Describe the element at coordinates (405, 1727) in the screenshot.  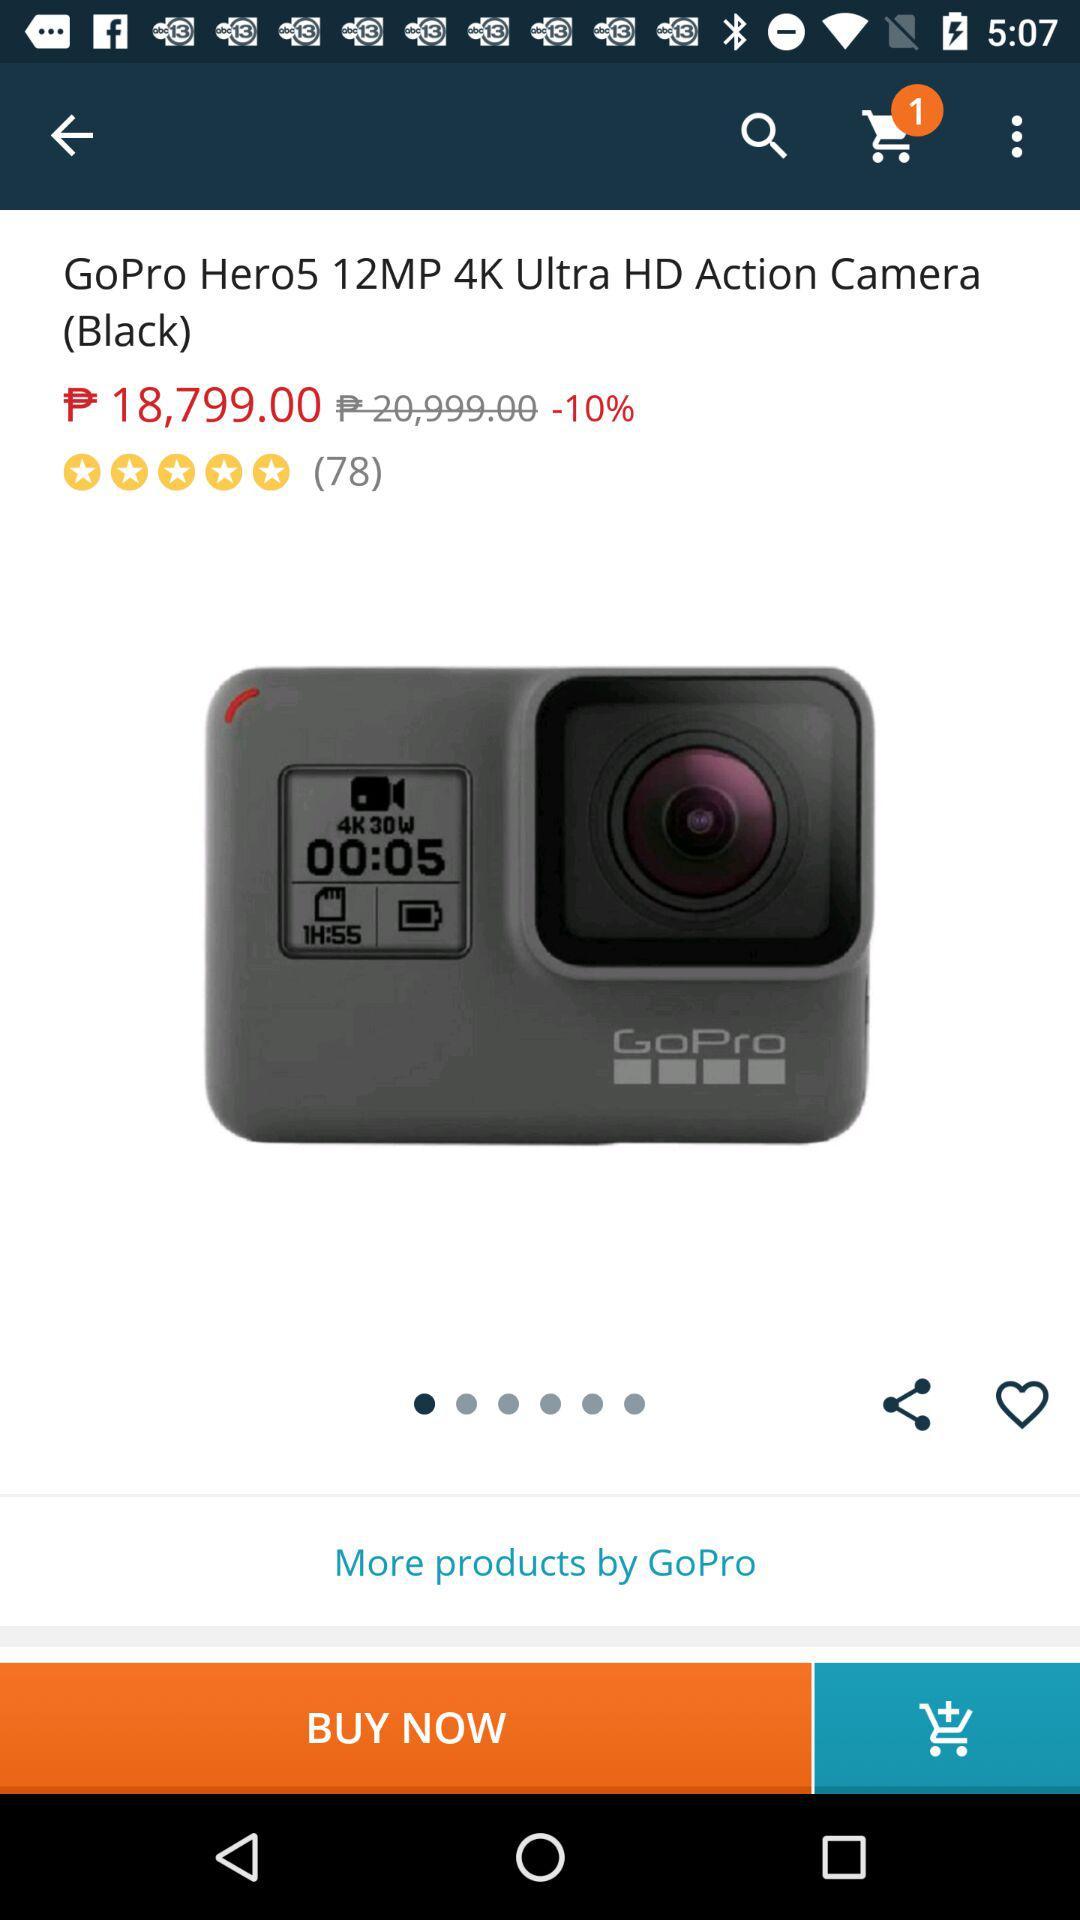
I see `icon below the more products by item` at that location.